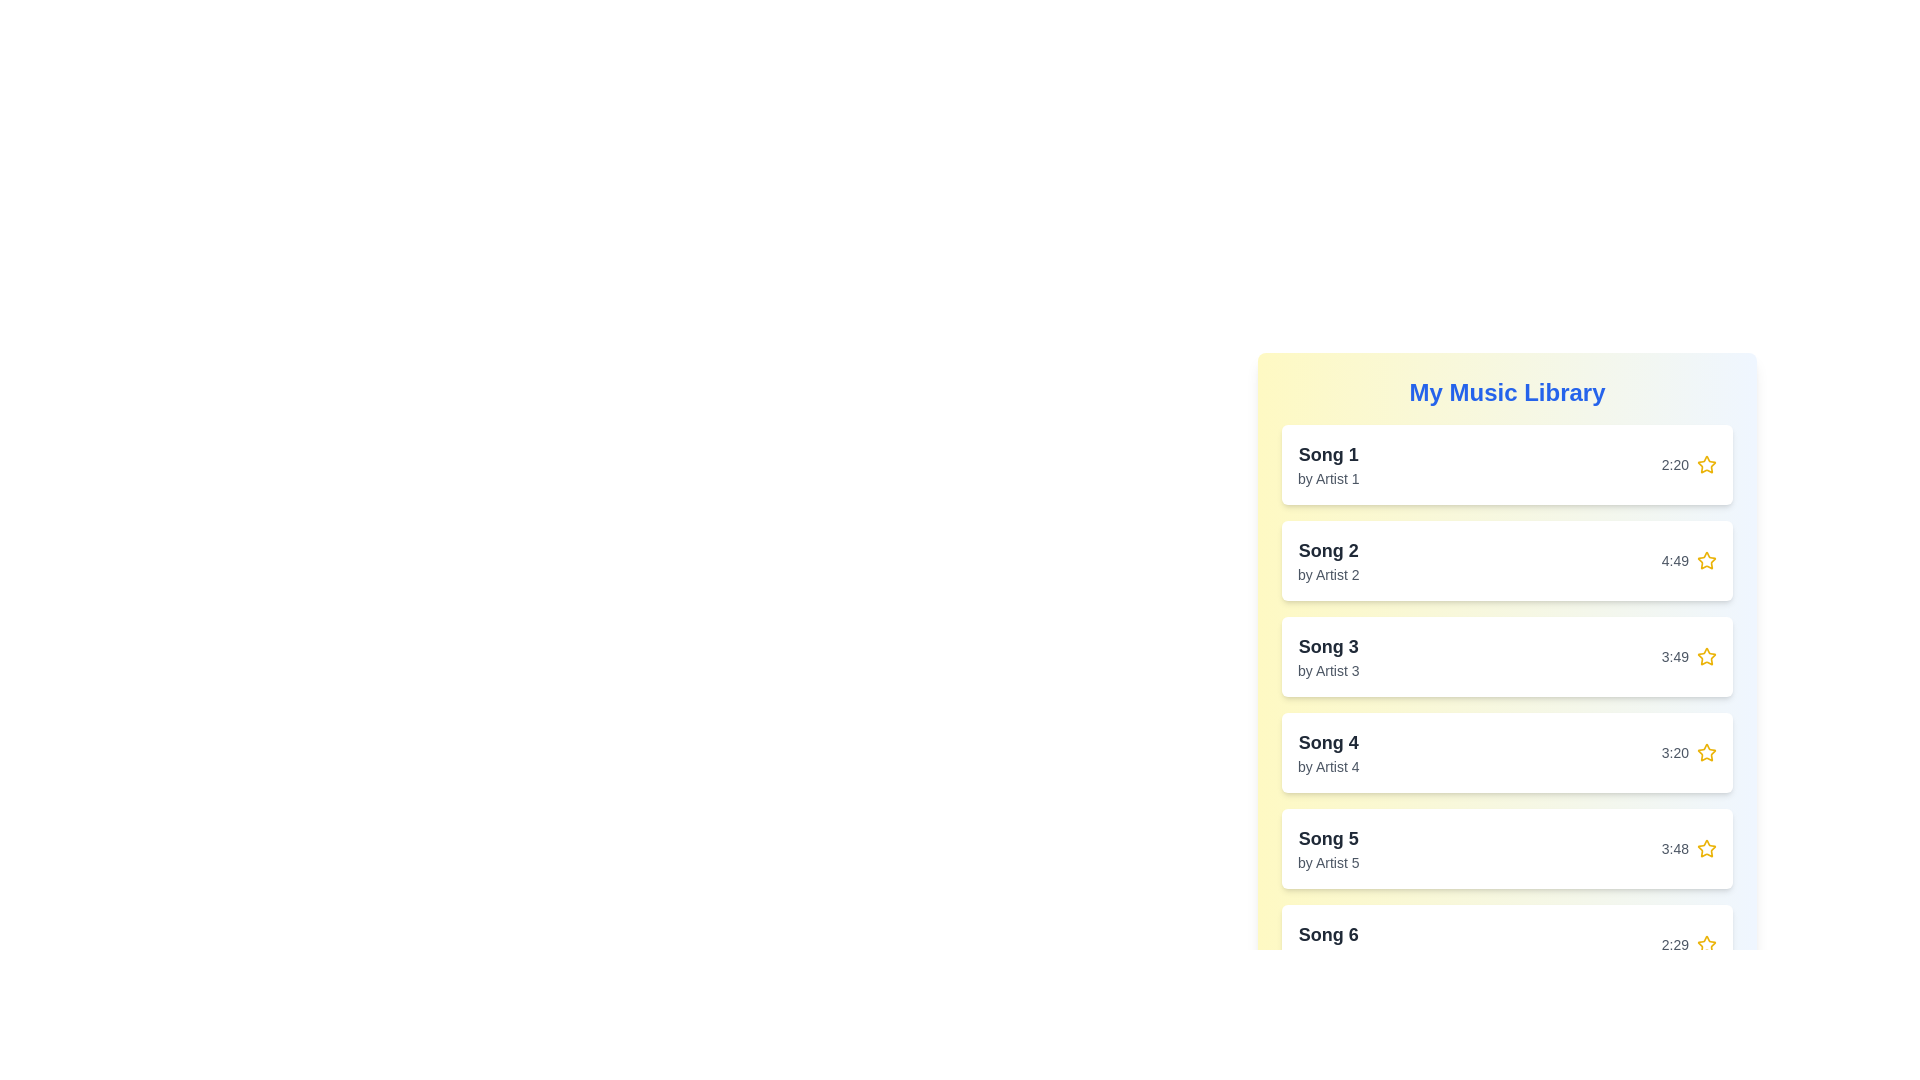  What do you see at coordinates (1688, 465) in the screenshot?
I see `the text and star icon group displaying '2:20' with a yellow star, located in the top-right section of the 'Song 1 by Artist 1' card` at bounding box center [1688, 465].